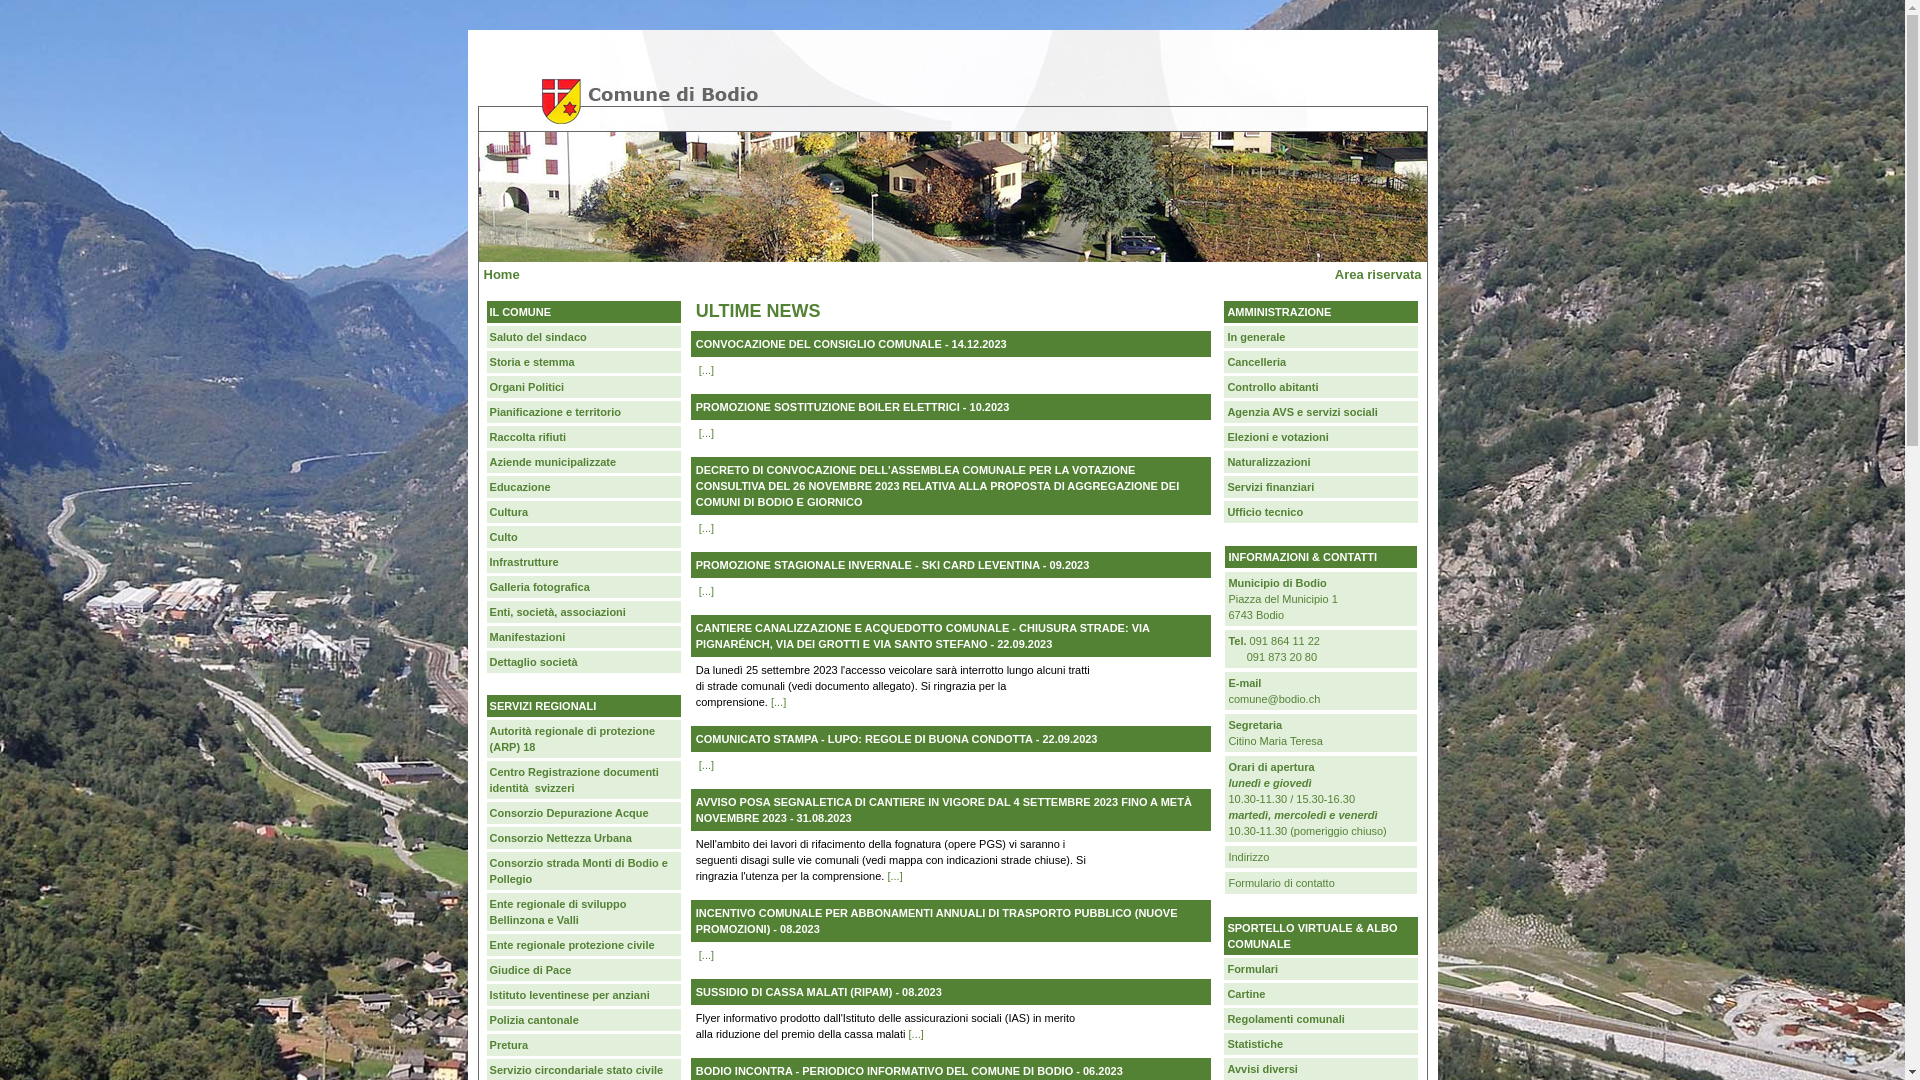  Describe the element at coordinates (583, 870) in the screenshot. I see `'Consorzio strada Monti di Bodio e Pollegio'` at that location.